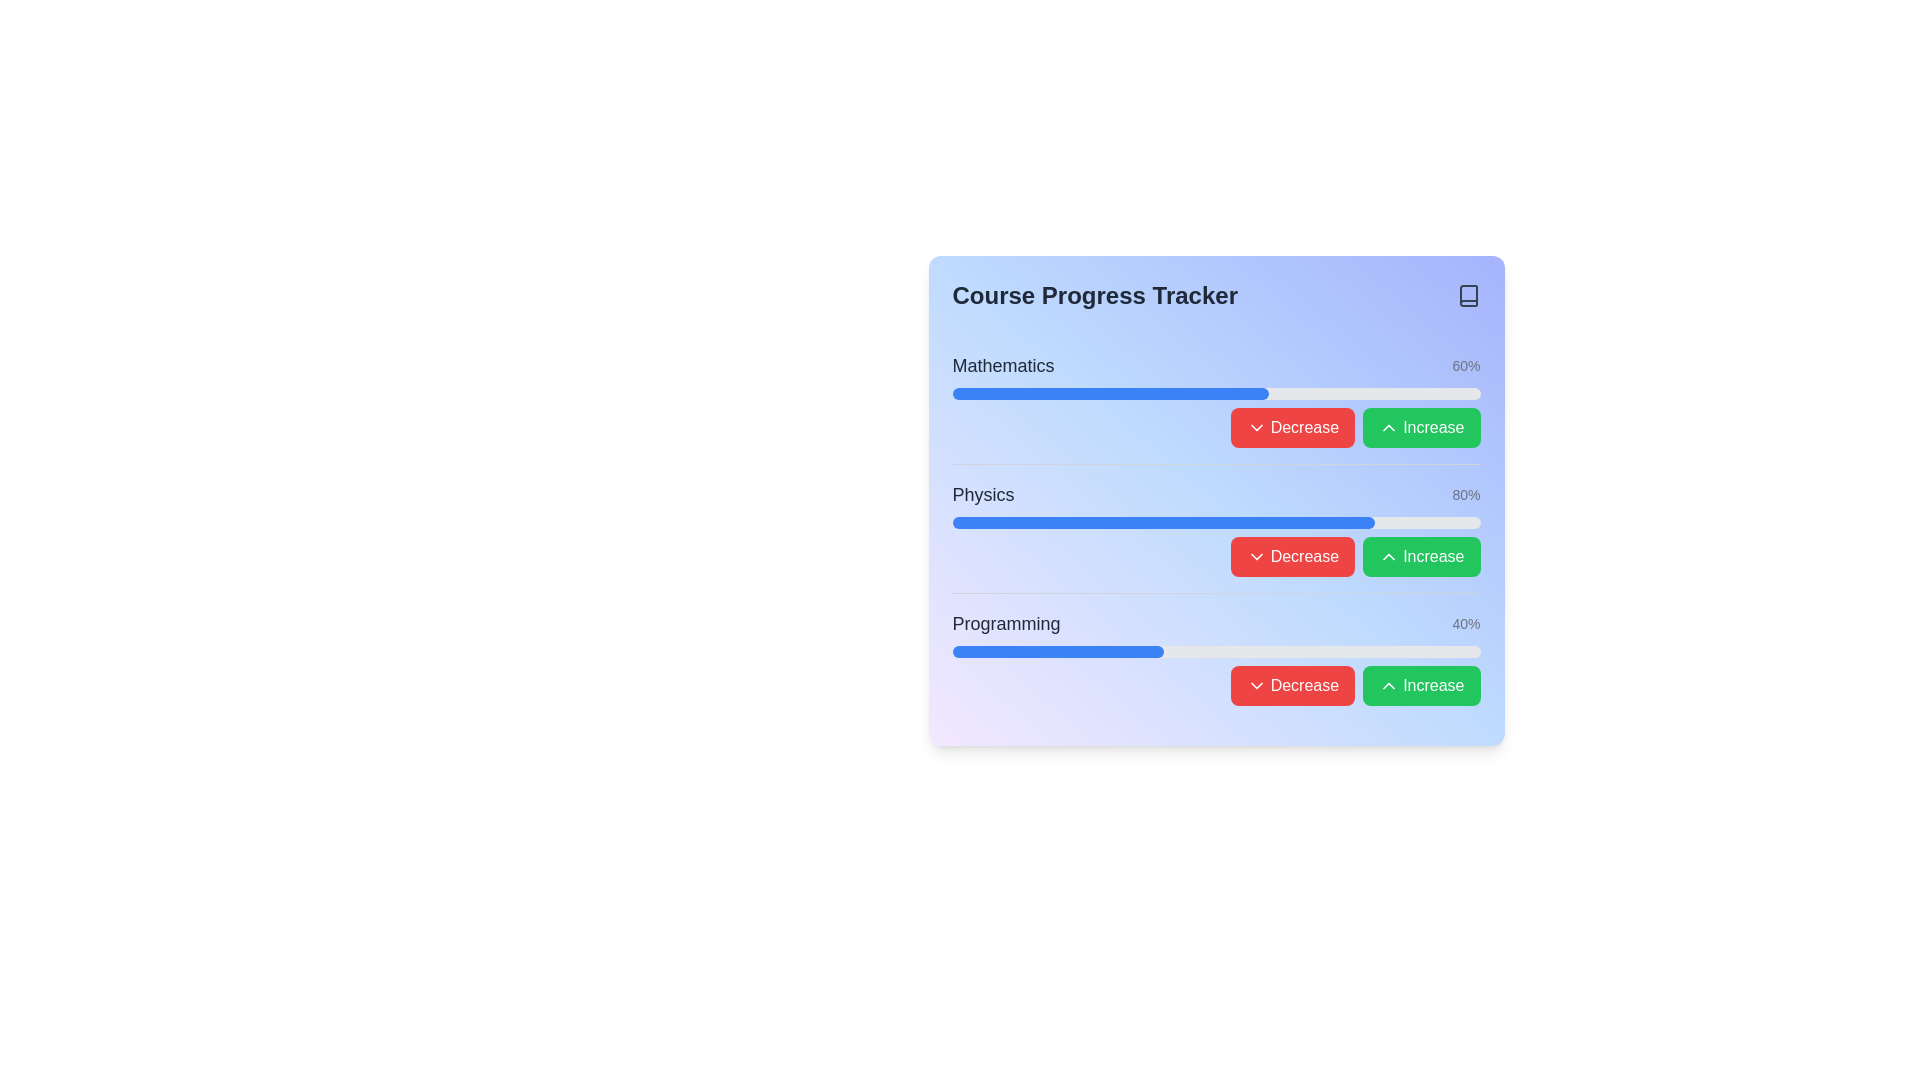 This screenshot has width=1920, height=1080. What do you see at coordinates (1388, 556) in the screenshot?
I see `the upward-facing chevron icon embedded within the green 'Increase' button located on the right side of the 'Physics' progress tracker interface` at bounding box center [1388, 556].